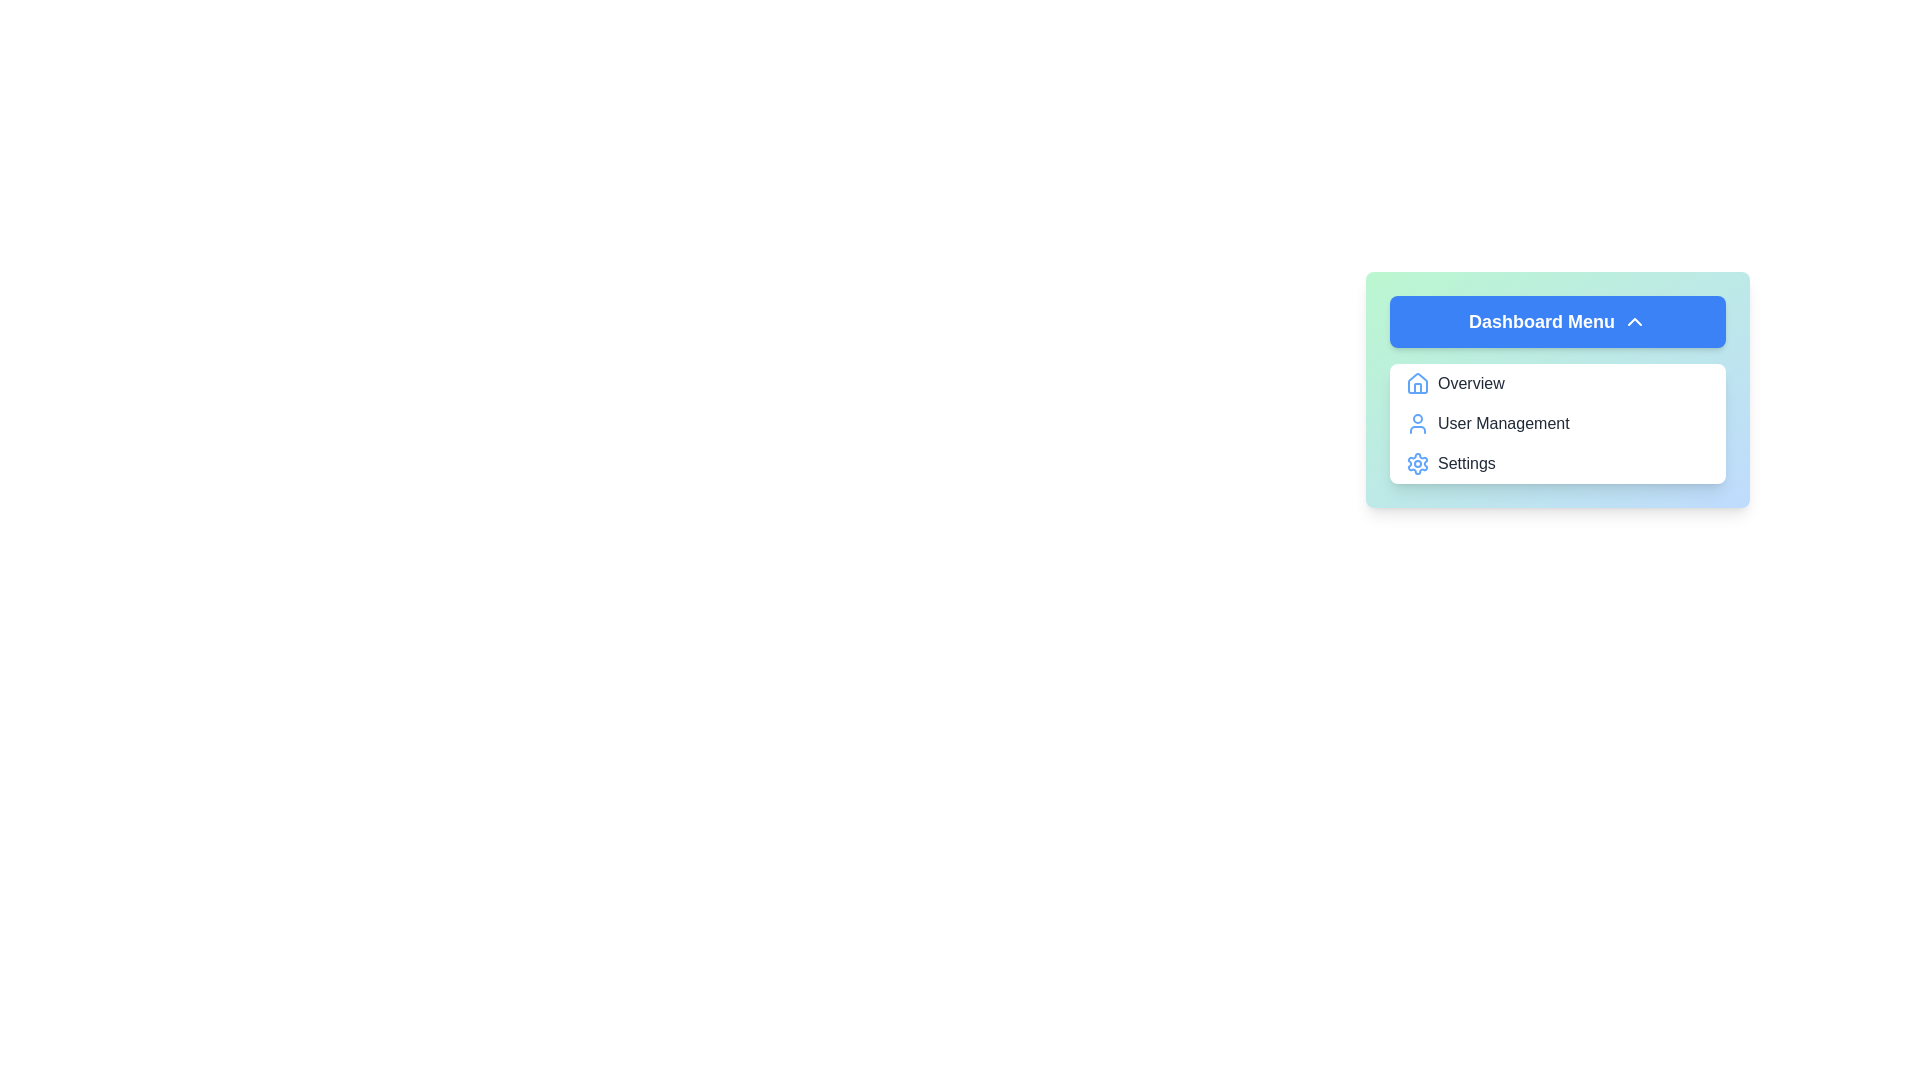  Describe the element at coordinates (1416, 463) in the screenshot. I see `the icon associated with Settings` at that location.